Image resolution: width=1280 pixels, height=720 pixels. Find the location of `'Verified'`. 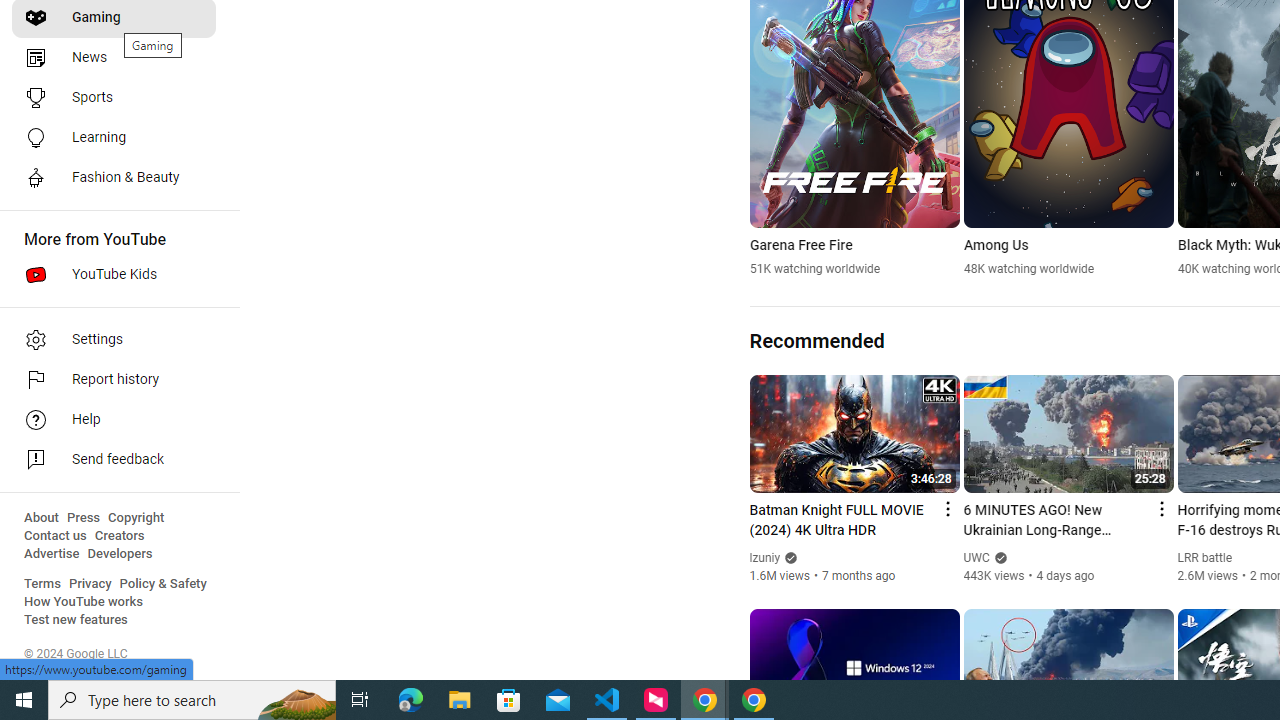

'Verified' is located at coordinates (999, 557).